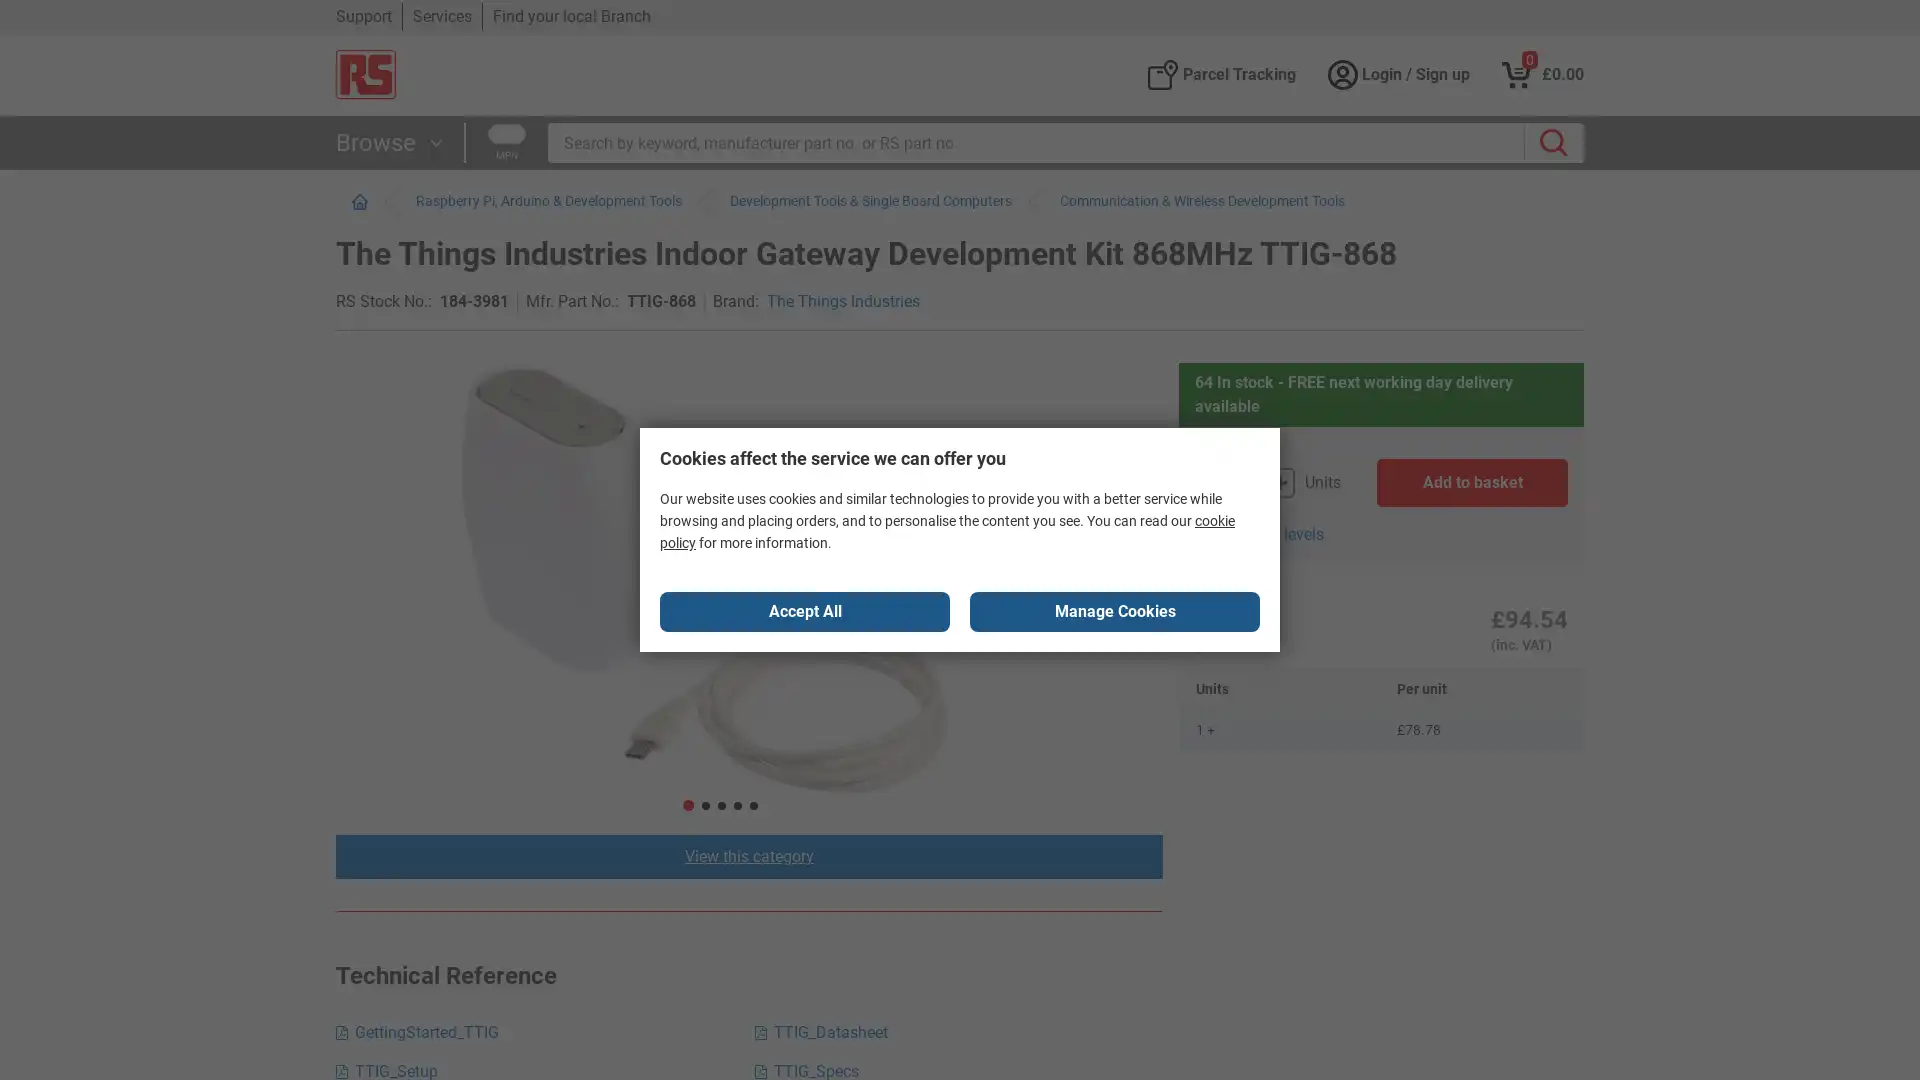 This screenshot has height=1080, width=1920. What do you see at coordinates (807, 562) in the screenshot?
I see `Gallery asset 1 of 5 Gallery asset 1 of 5` at bounding box center [807, 562].